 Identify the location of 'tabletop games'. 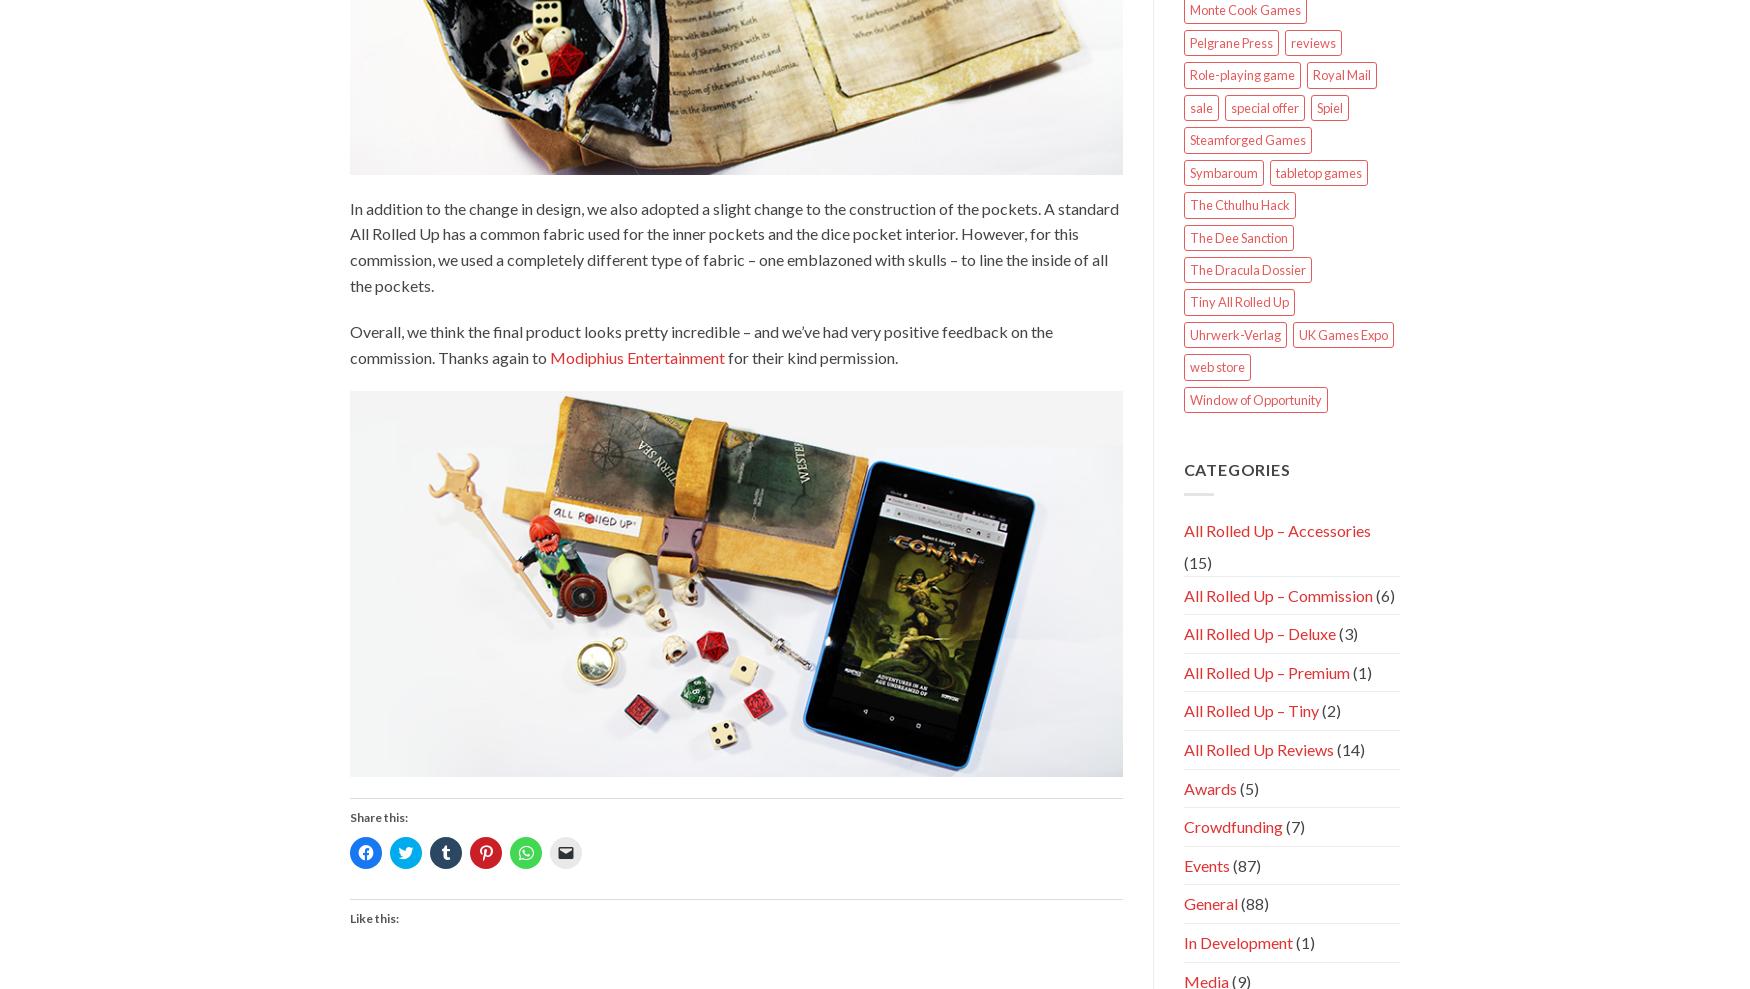
(1317, 171).